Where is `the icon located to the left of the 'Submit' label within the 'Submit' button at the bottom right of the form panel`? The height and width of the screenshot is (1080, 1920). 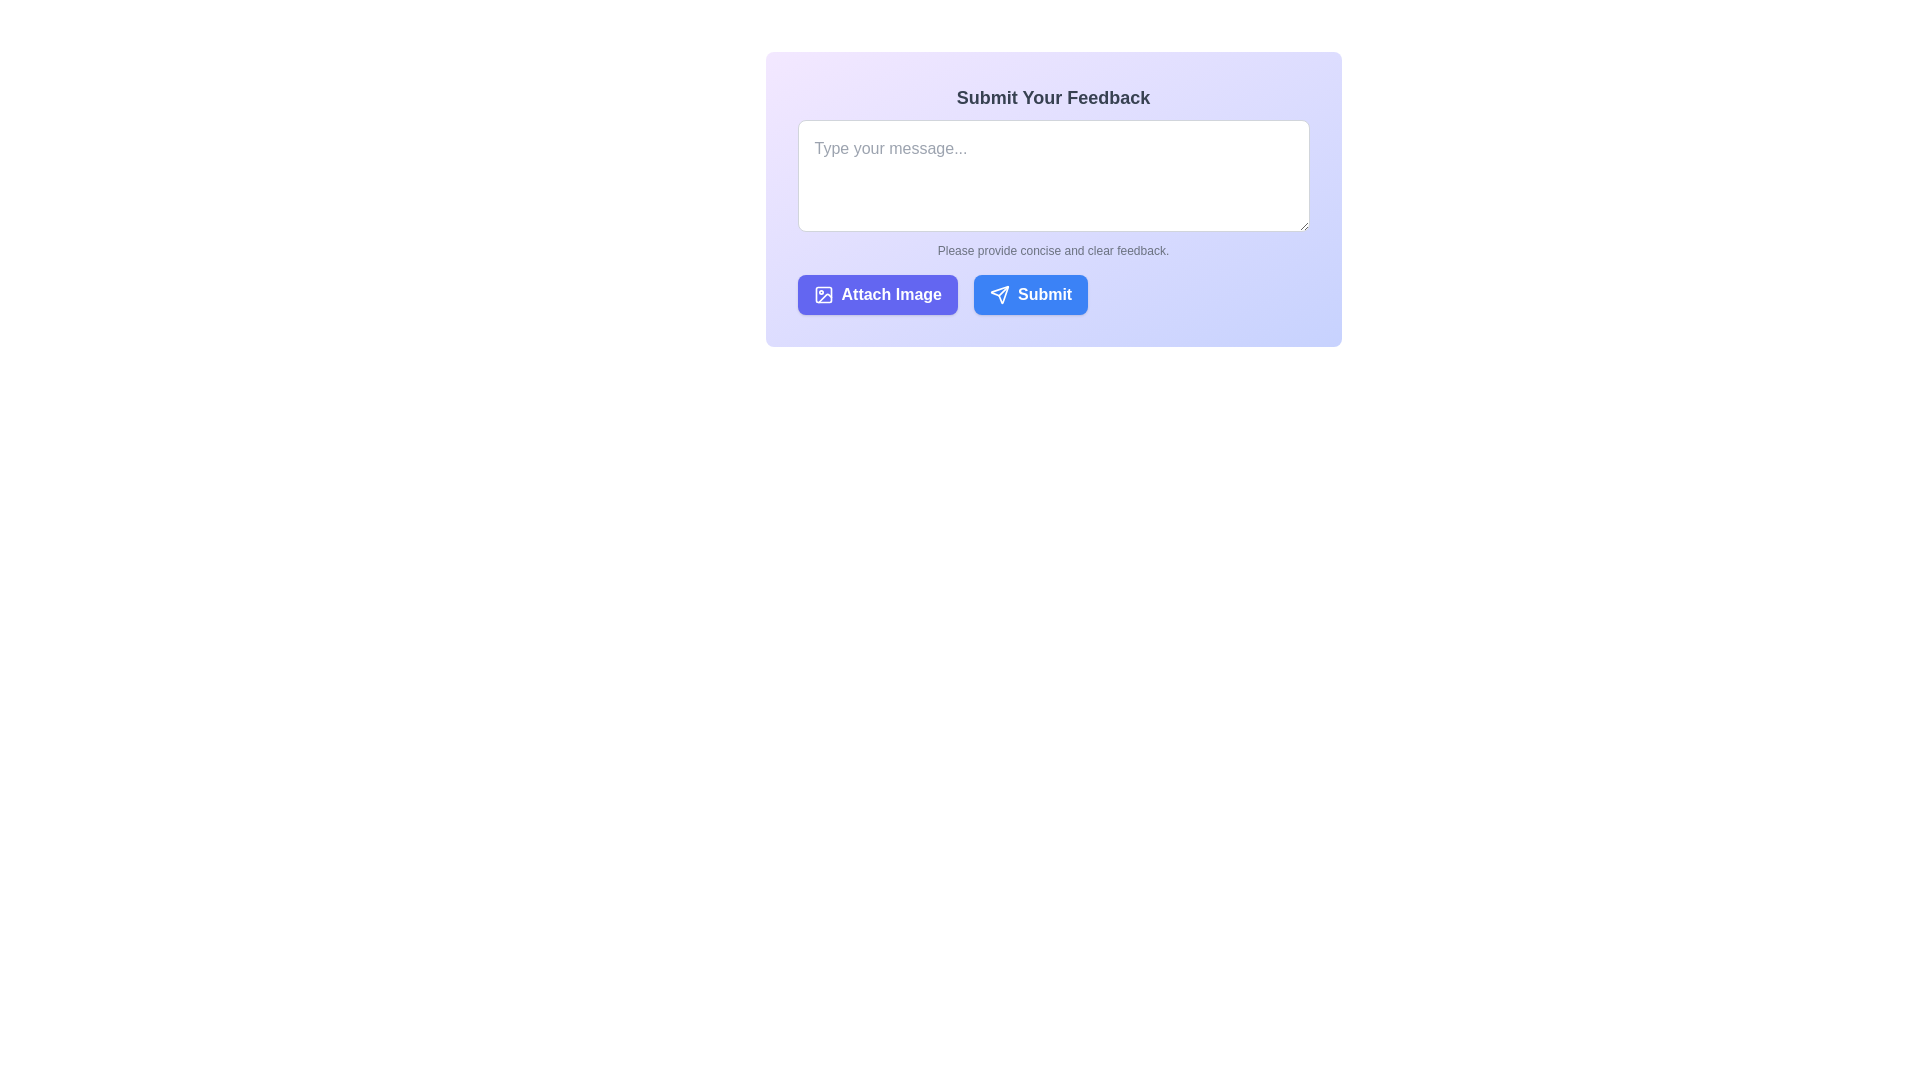 the icon located to the left of the 'Submit' label within the 'Submit' button at the bottom right of the form panel is located at coordinates (999, 294).